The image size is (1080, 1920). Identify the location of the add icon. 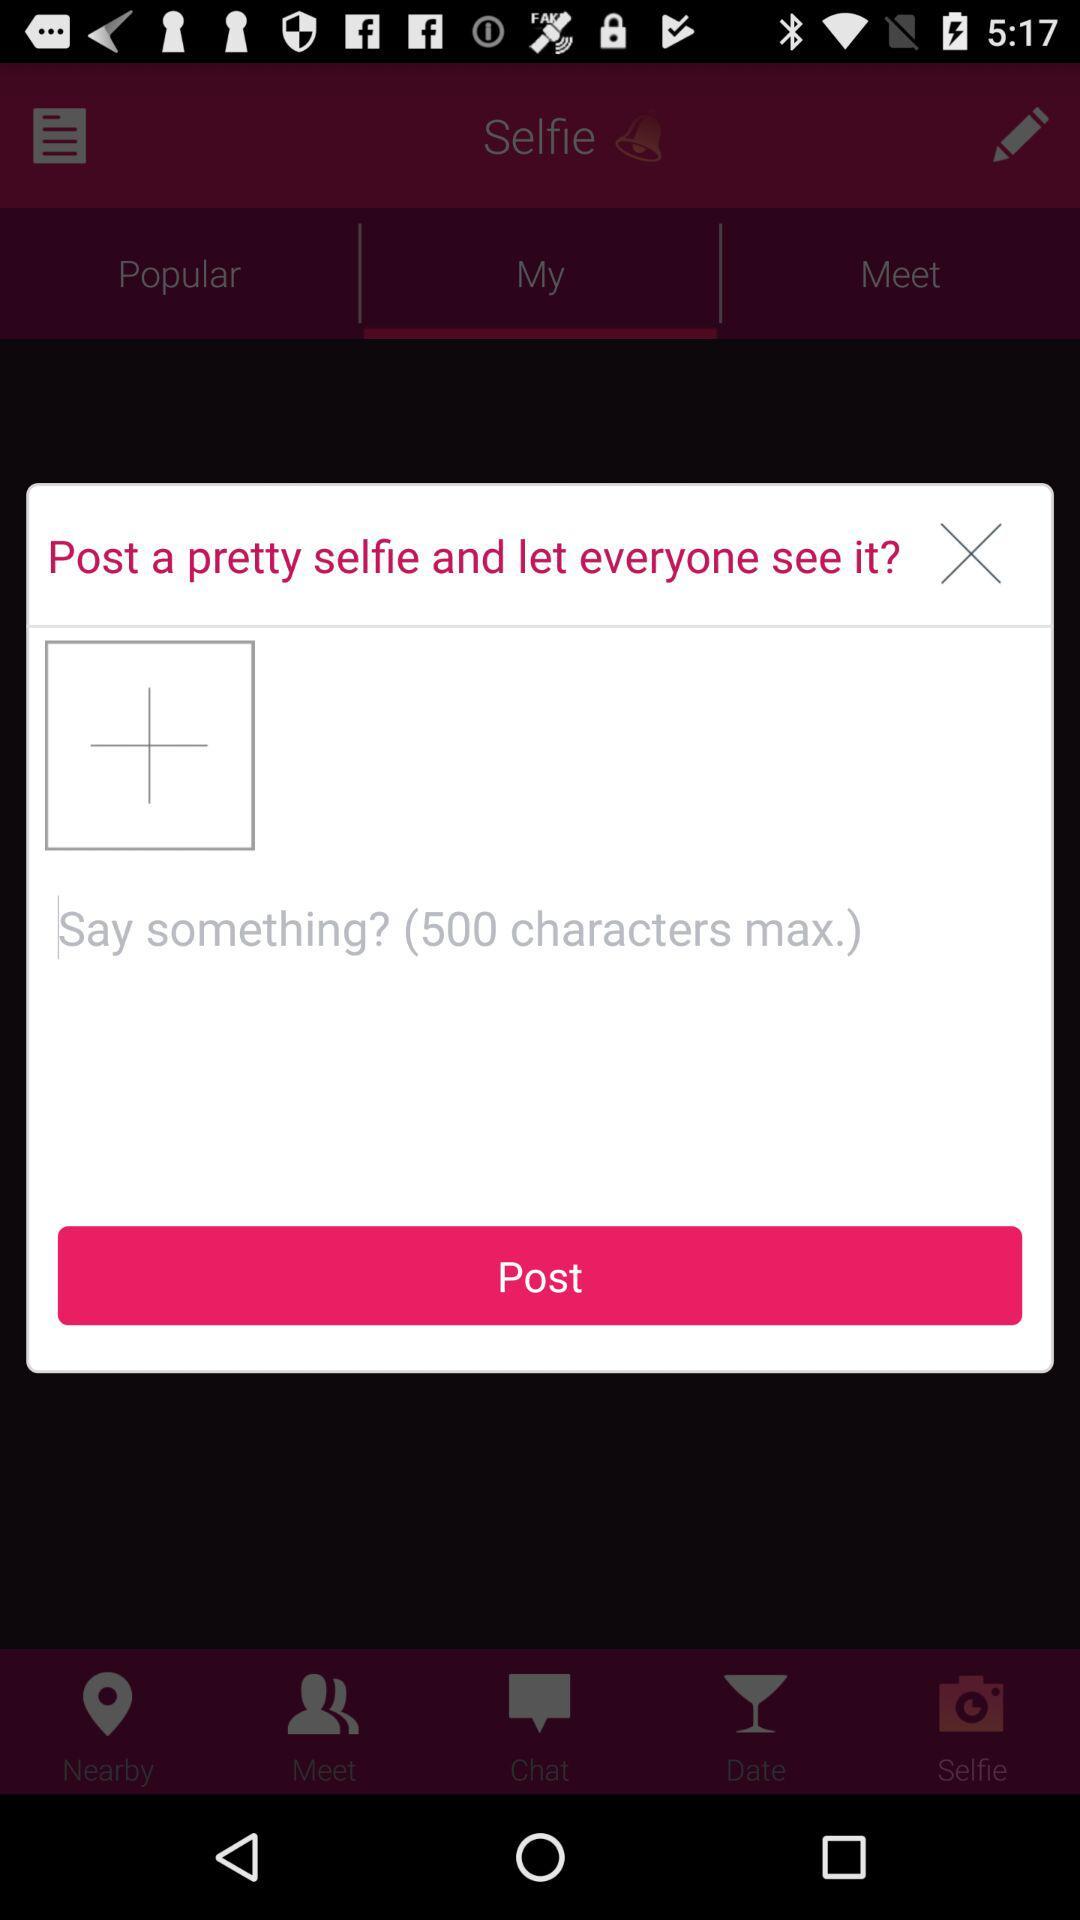
(149, 796).